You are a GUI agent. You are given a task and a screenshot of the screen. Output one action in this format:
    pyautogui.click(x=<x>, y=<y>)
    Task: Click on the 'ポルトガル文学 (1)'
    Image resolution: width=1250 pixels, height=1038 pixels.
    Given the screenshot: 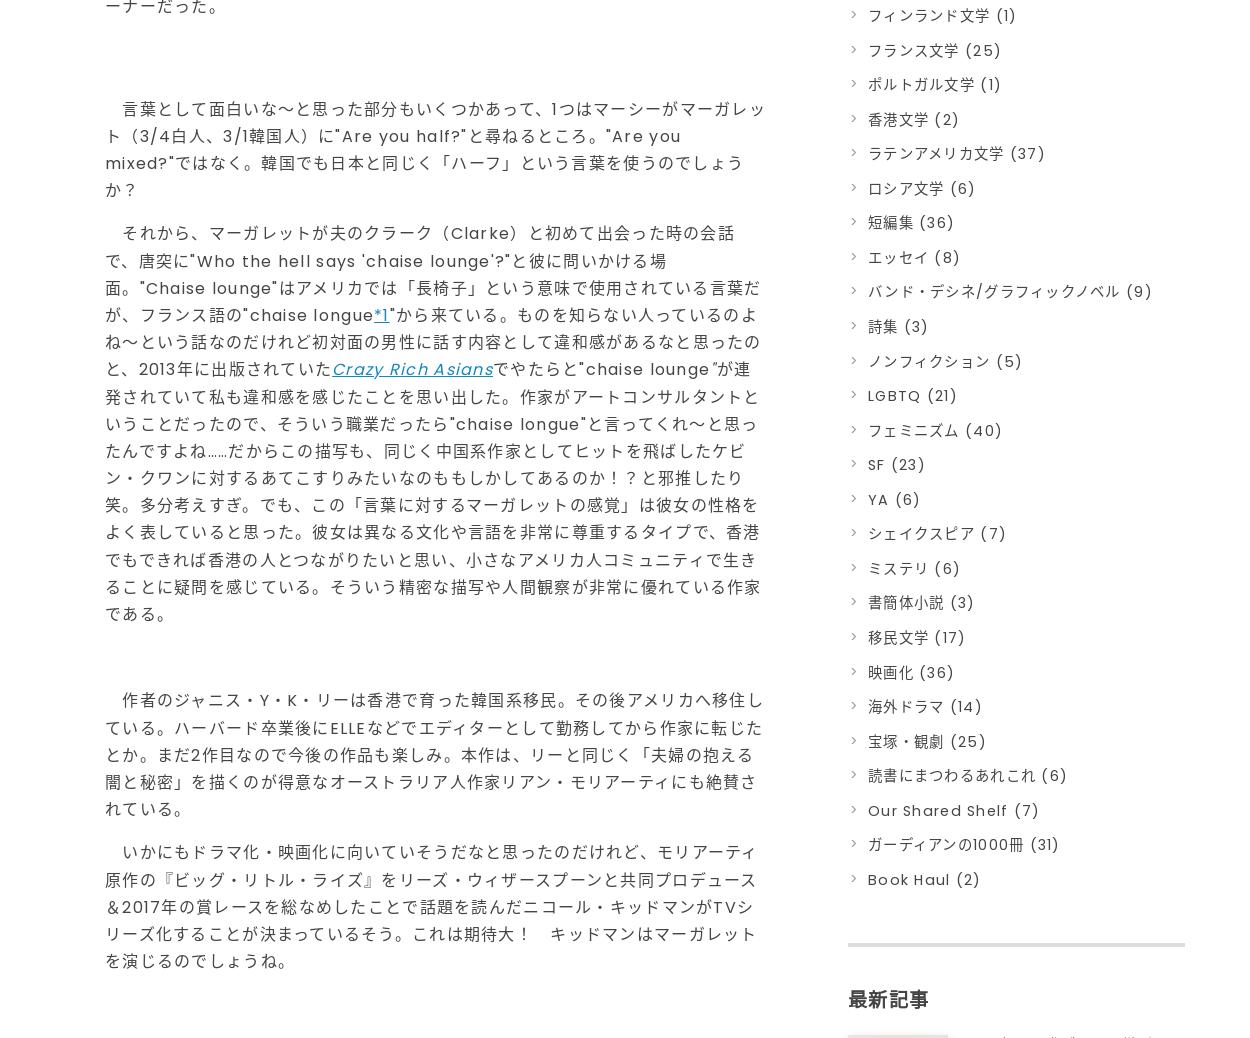 What is the action you would take?
    pyautogui.click(x=867, y=84)
    